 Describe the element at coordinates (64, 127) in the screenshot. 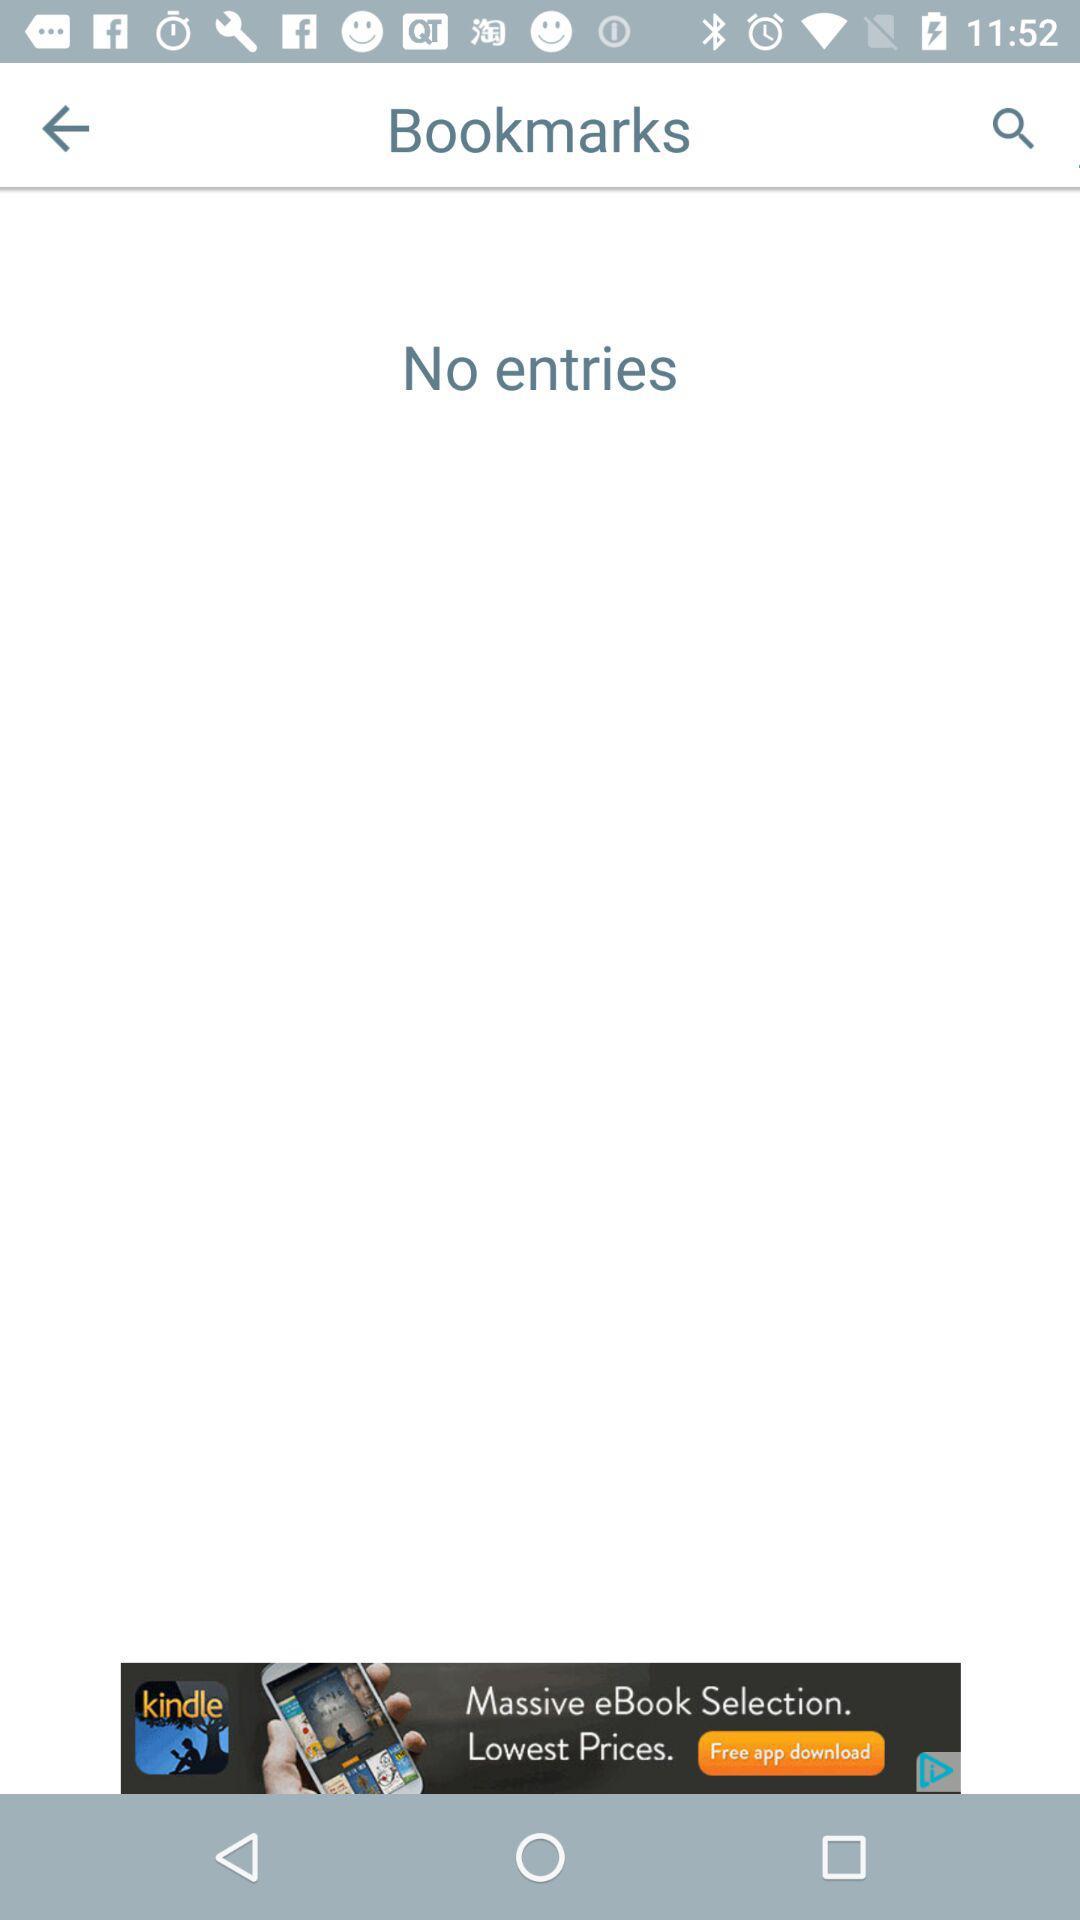

I see `the arrow_backward icon` at that location.